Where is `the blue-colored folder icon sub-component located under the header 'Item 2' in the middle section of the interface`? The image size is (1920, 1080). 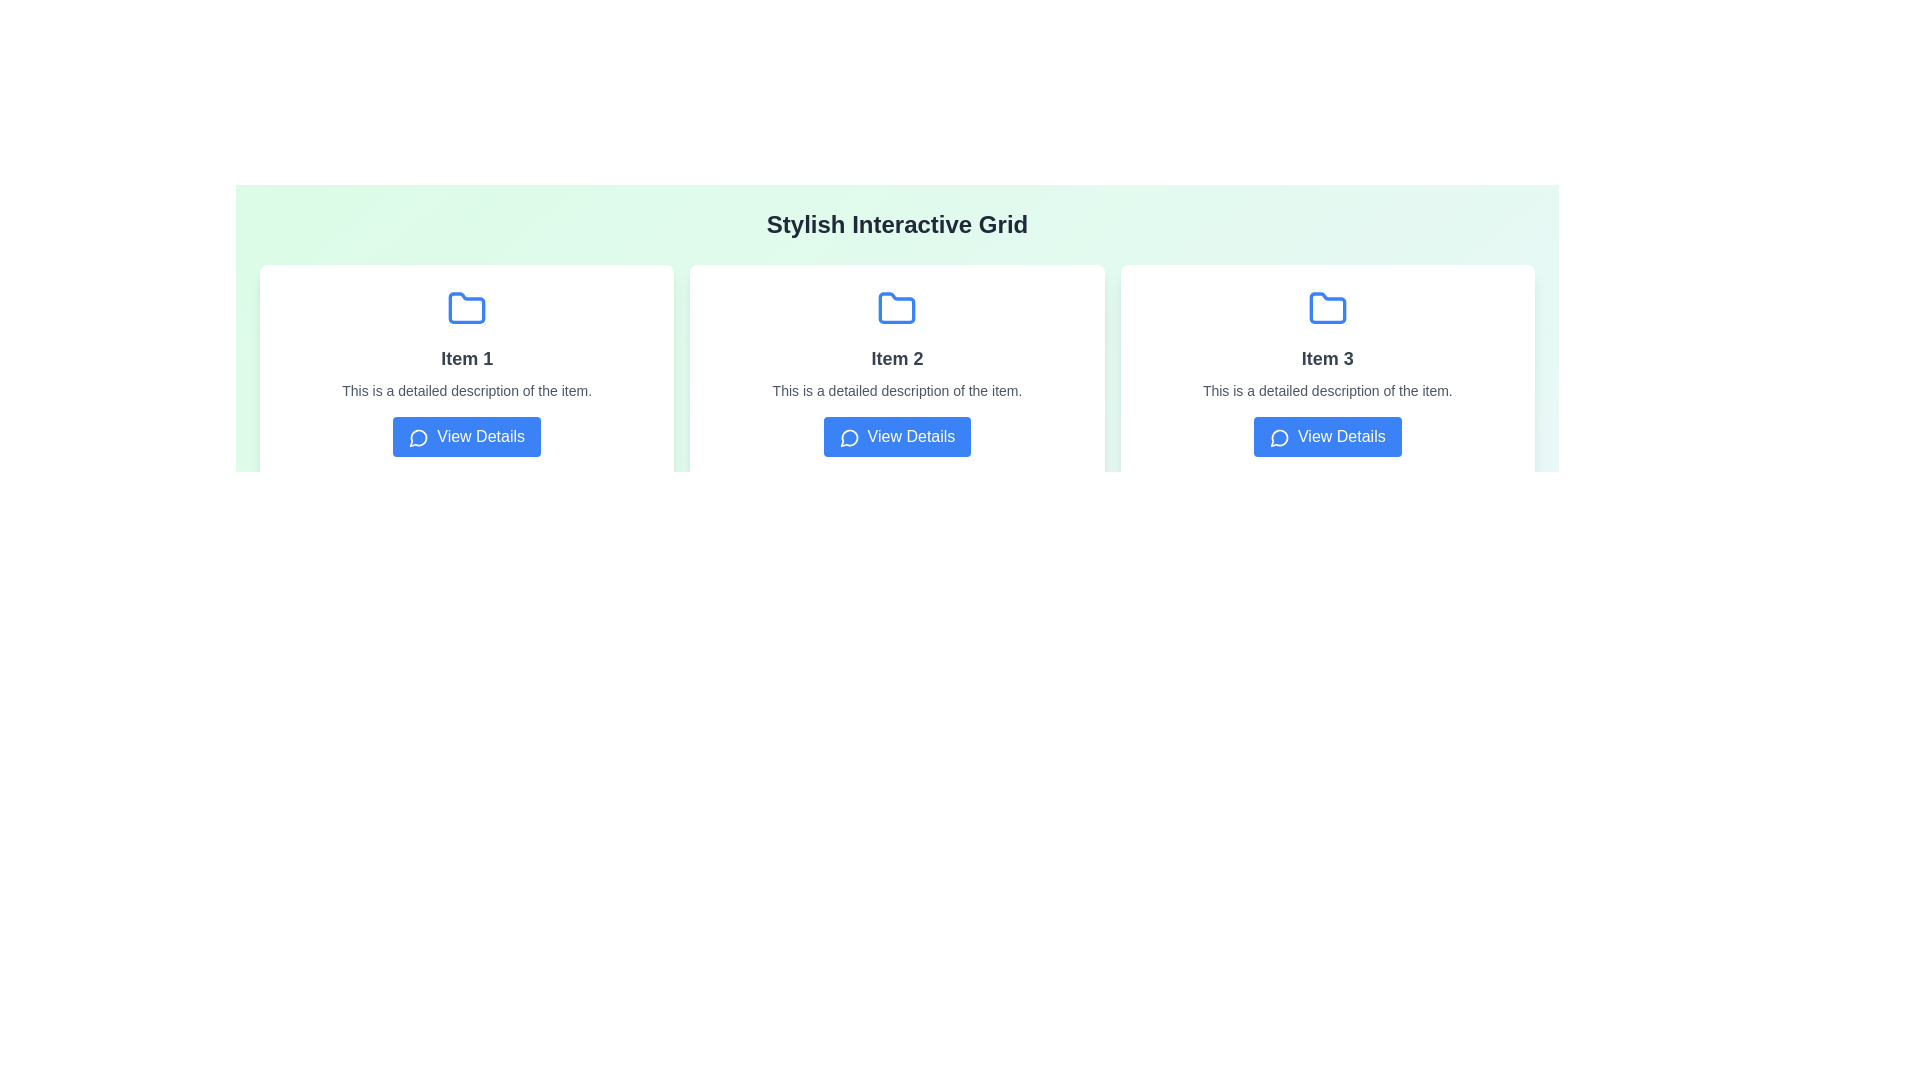
the blue-colored folder icon sub-component located under the header 'Item 2' in the middle section of the interface is located at coordinates (896, 308).